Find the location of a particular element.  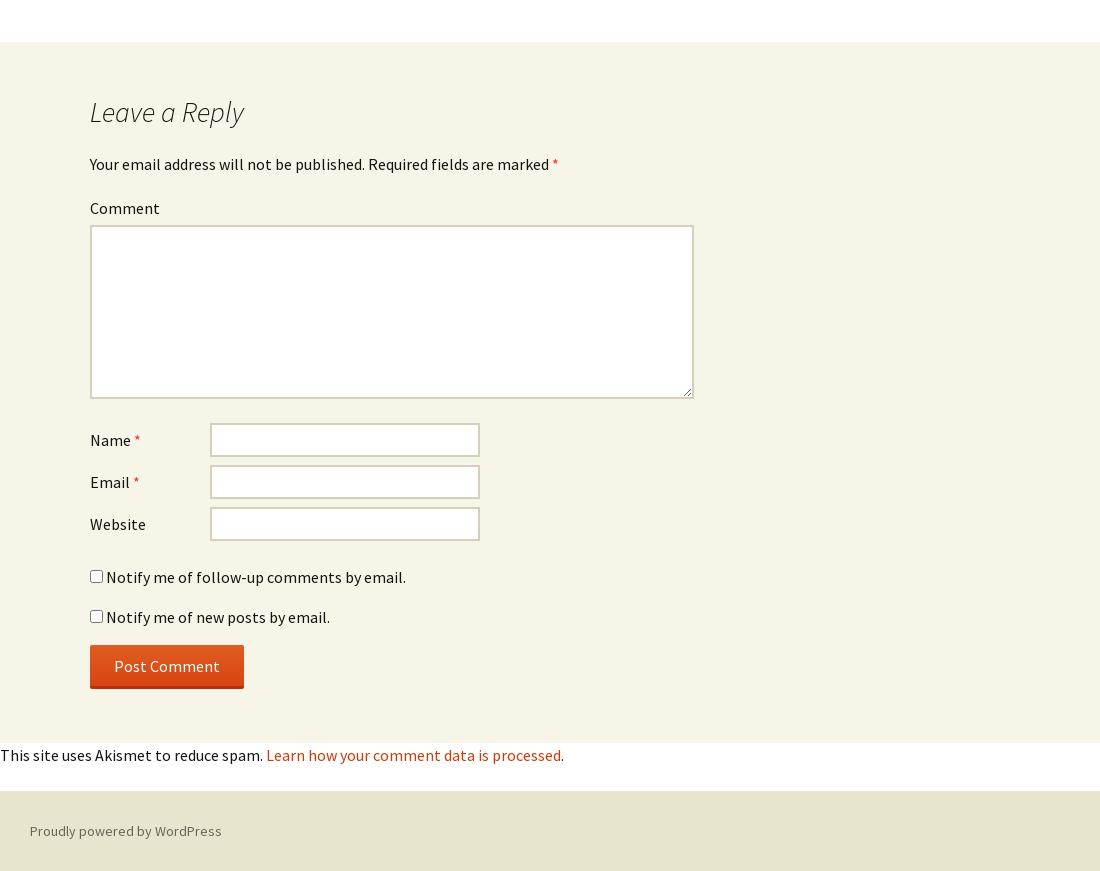

'.' is located at coordinates (560, 754).